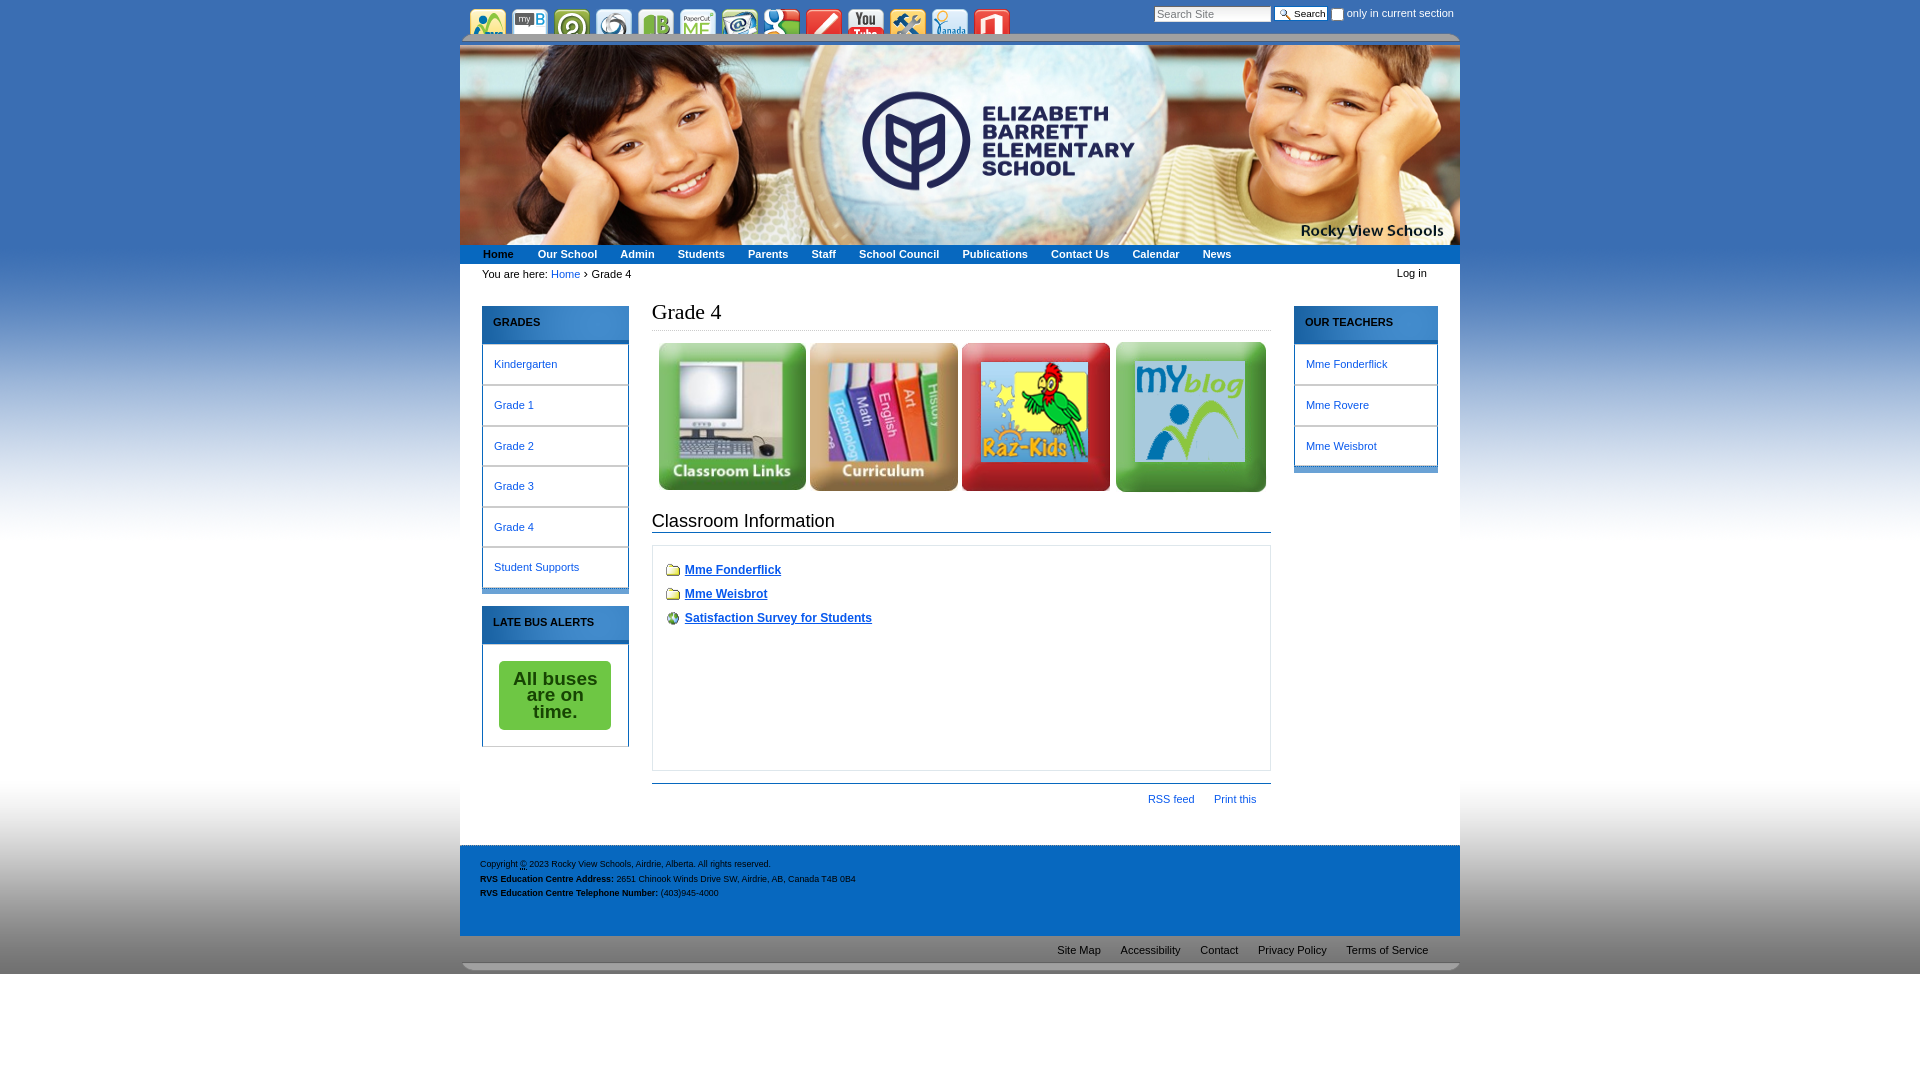  What do you see at coordinates (906, 26) in the screenshot?
I see `'Tech Support'` at bounding box center [906, 26].